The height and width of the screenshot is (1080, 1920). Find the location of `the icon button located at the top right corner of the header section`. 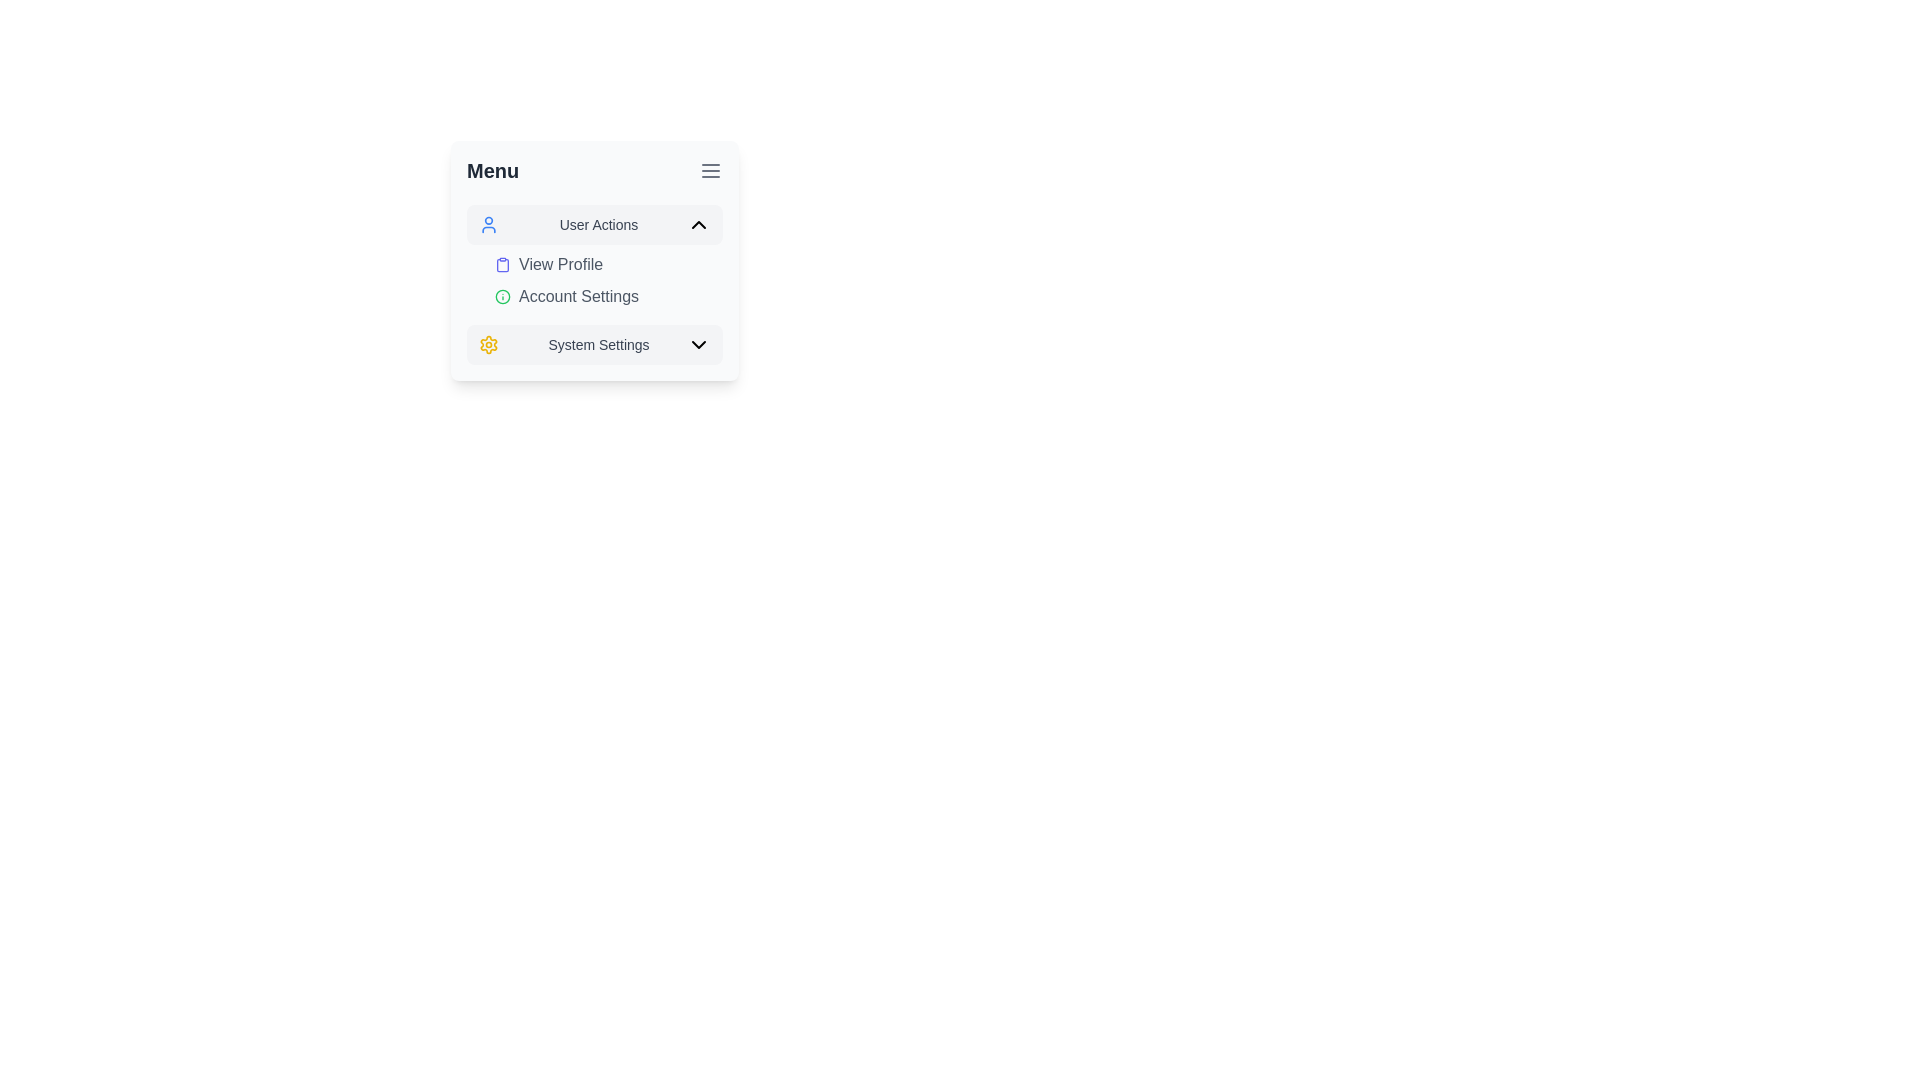

the icon button located at the top right corner of the header section is located at coordinates (710, 169).